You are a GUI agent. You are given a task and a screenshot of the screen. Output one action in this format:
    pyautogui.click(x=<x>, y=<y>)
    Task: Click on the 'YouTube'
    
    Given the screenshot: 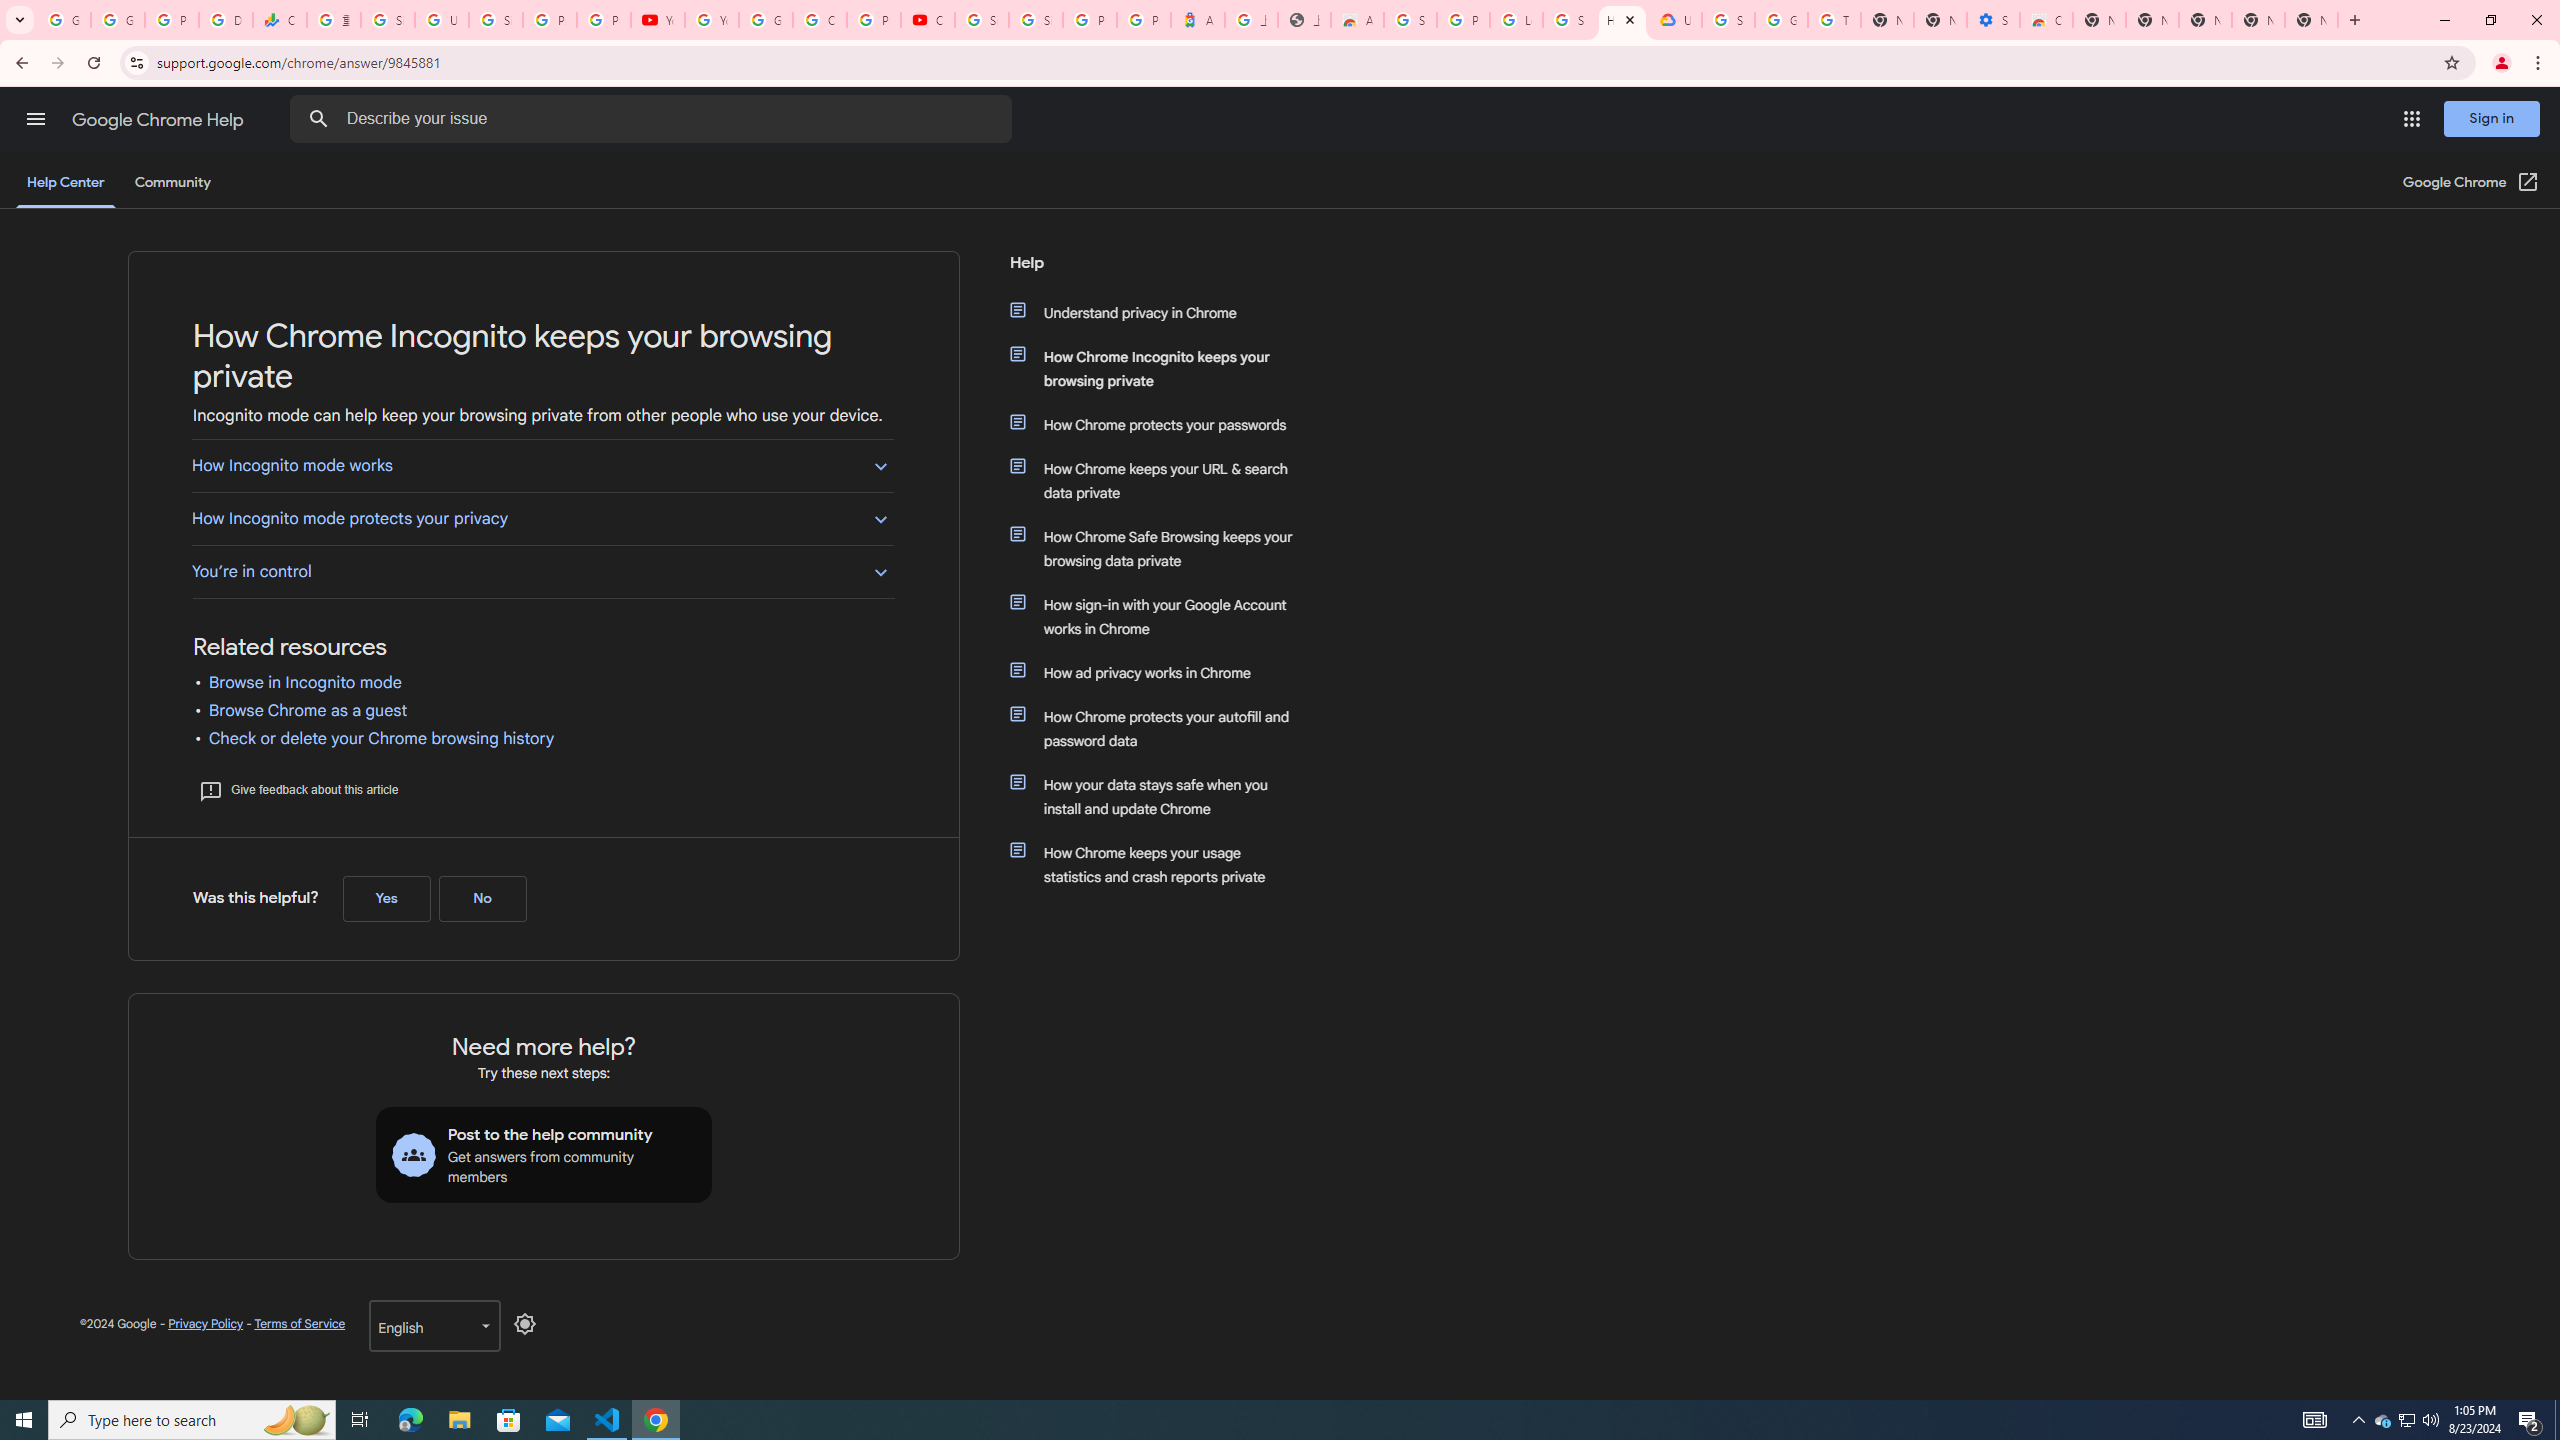 What is the action you would take?
    pyautogui.click(x=710, y=19)
    